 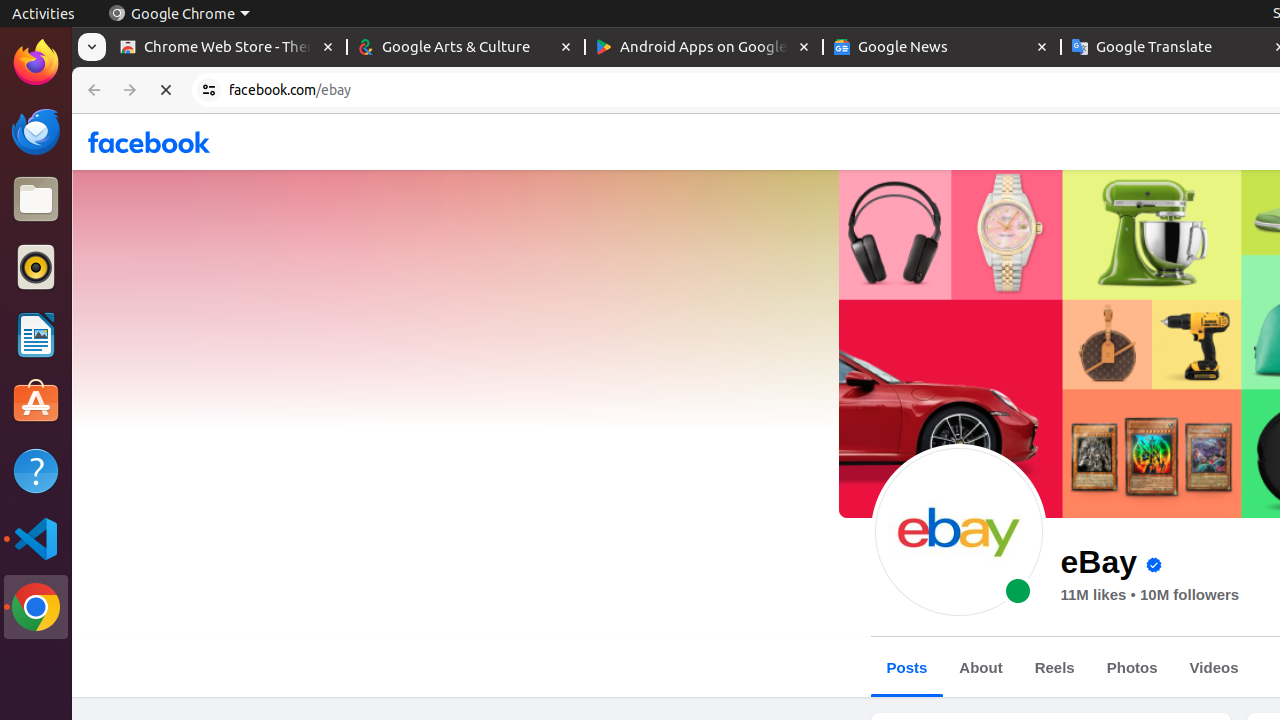 I want to click on 'Files', so click(x=35, y=199).